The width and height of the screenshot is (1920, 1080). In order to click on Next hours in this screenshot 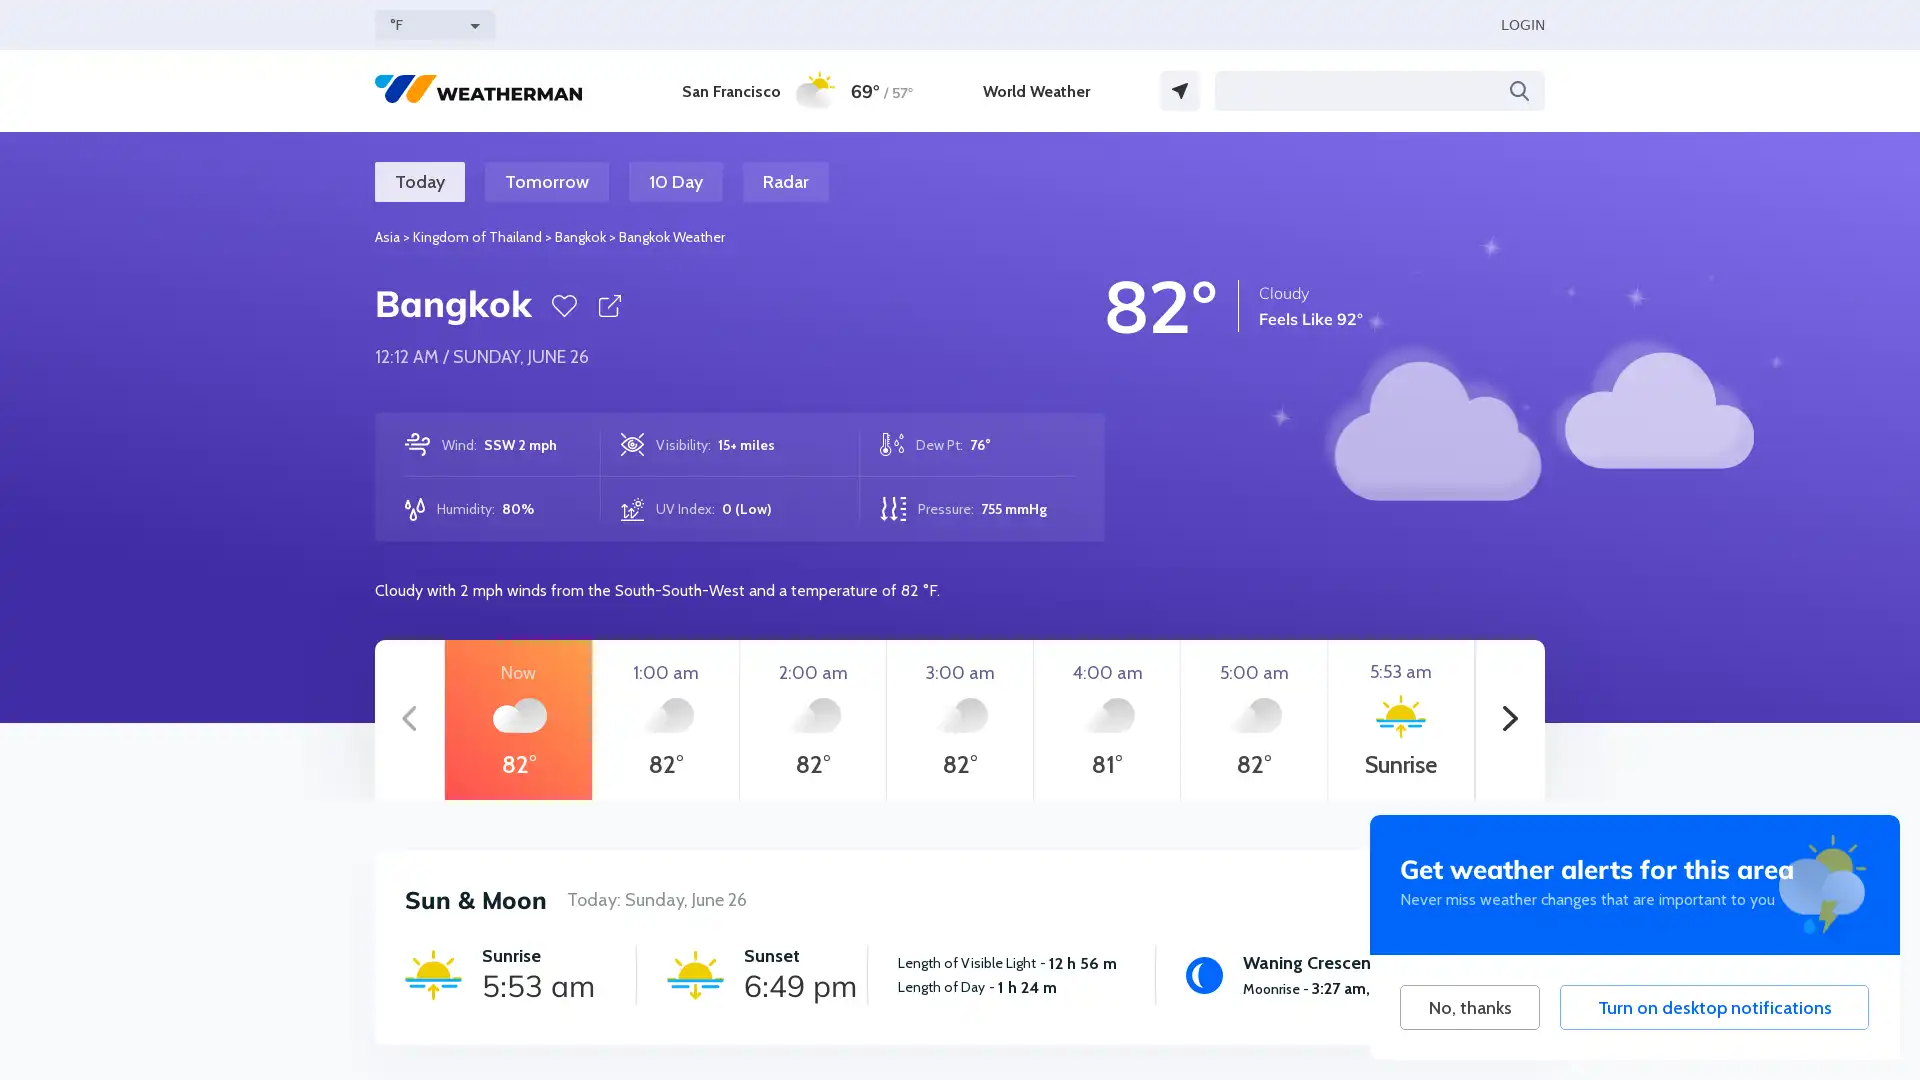, I will do `click(1510, 720)`.